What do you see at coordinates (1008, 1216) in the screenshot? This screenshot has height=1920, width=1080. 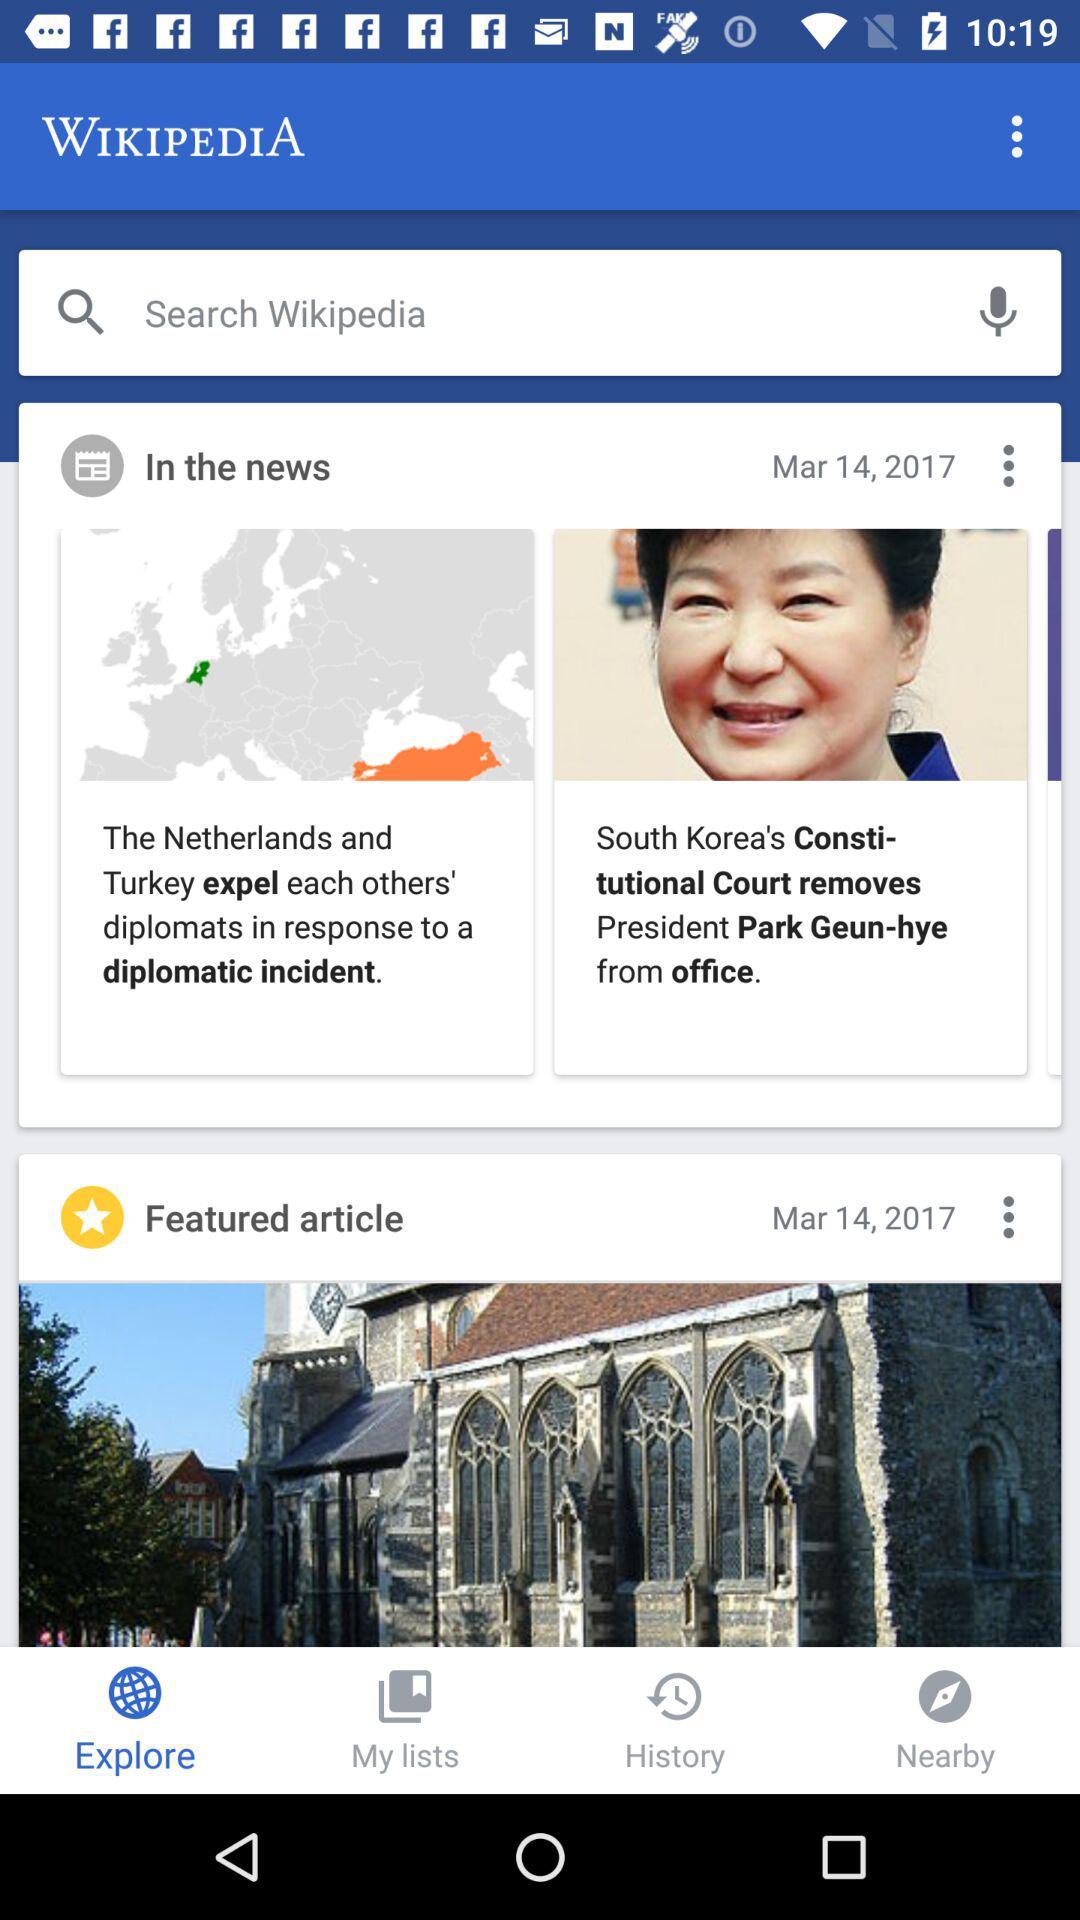 I see `3 vertical dots icon which is to the right side of the text which says featured article mar 14 2017` at bounding box center [1008, 1216].